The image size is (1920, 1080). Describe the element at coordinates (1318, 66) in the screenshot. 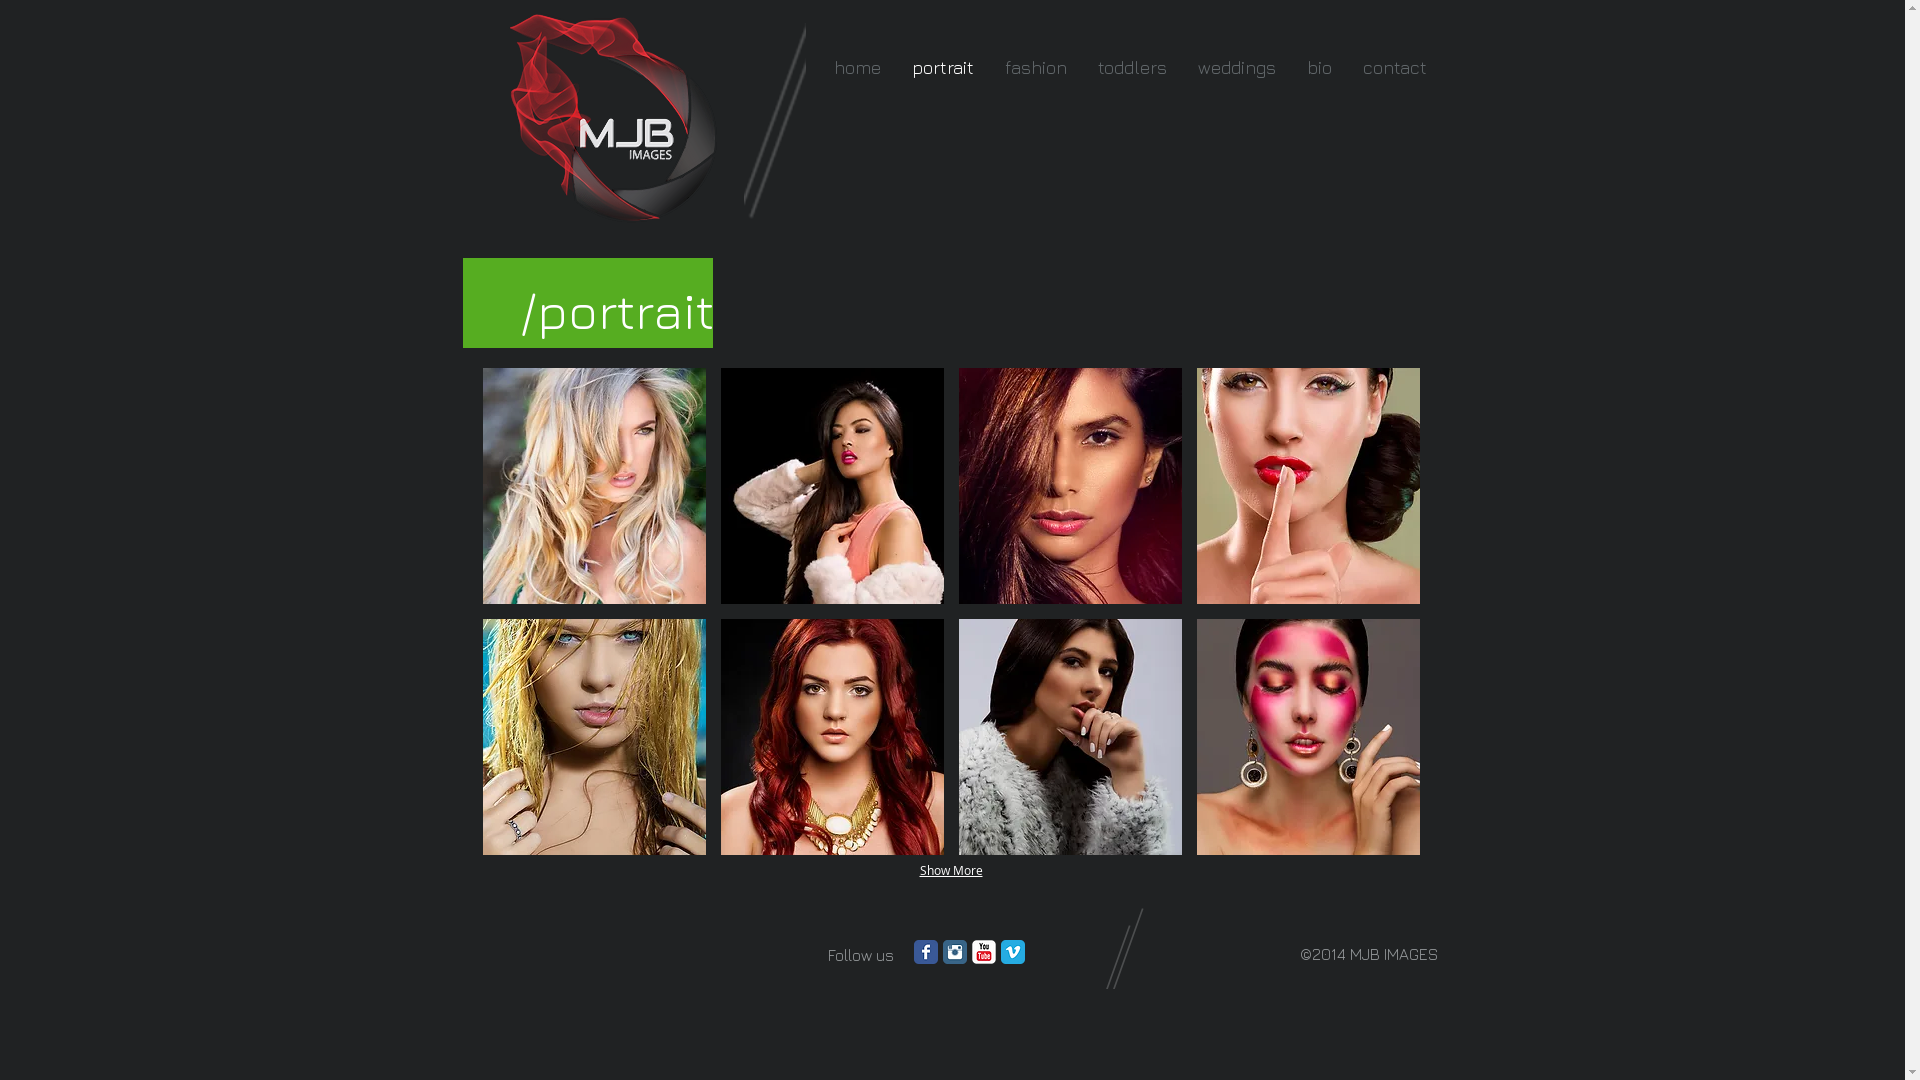

I see `'bio'` at that location.